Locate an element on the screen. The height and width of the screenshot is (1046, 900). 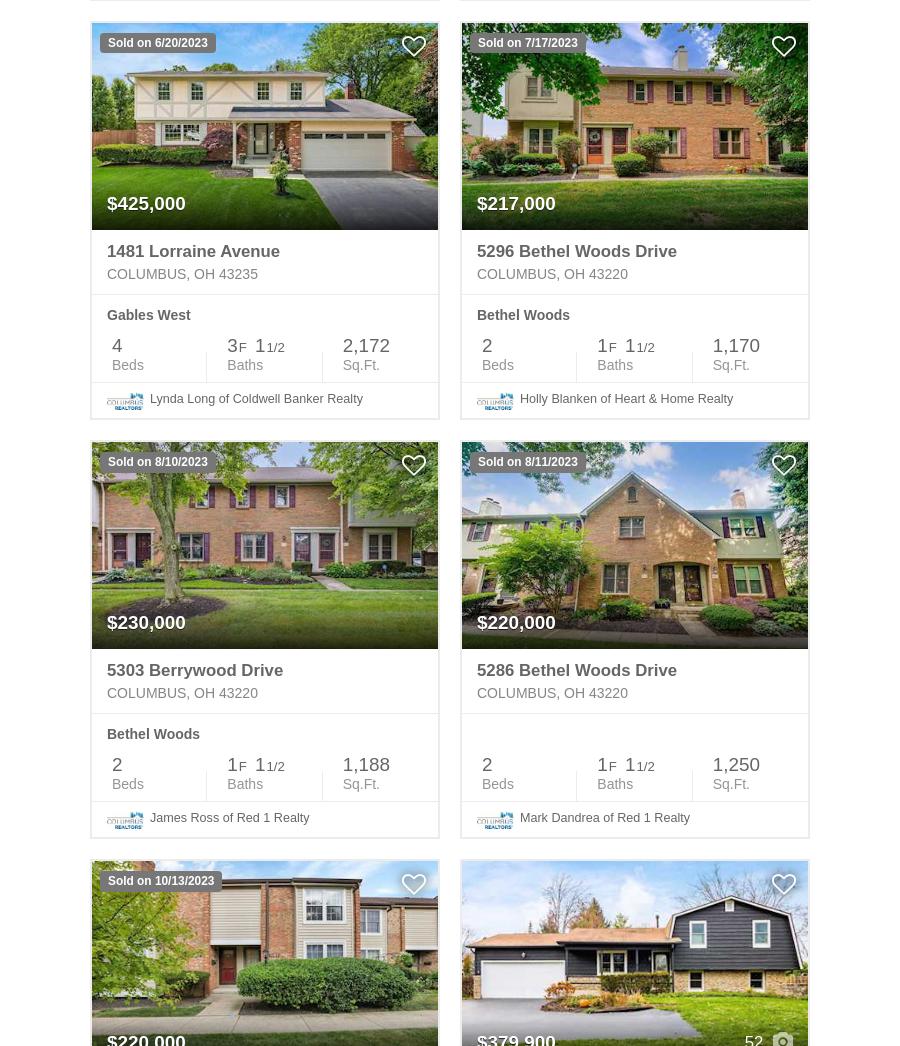
'Holly Blanken of Heart & Home Realty' is located at coordinates (626, 398).